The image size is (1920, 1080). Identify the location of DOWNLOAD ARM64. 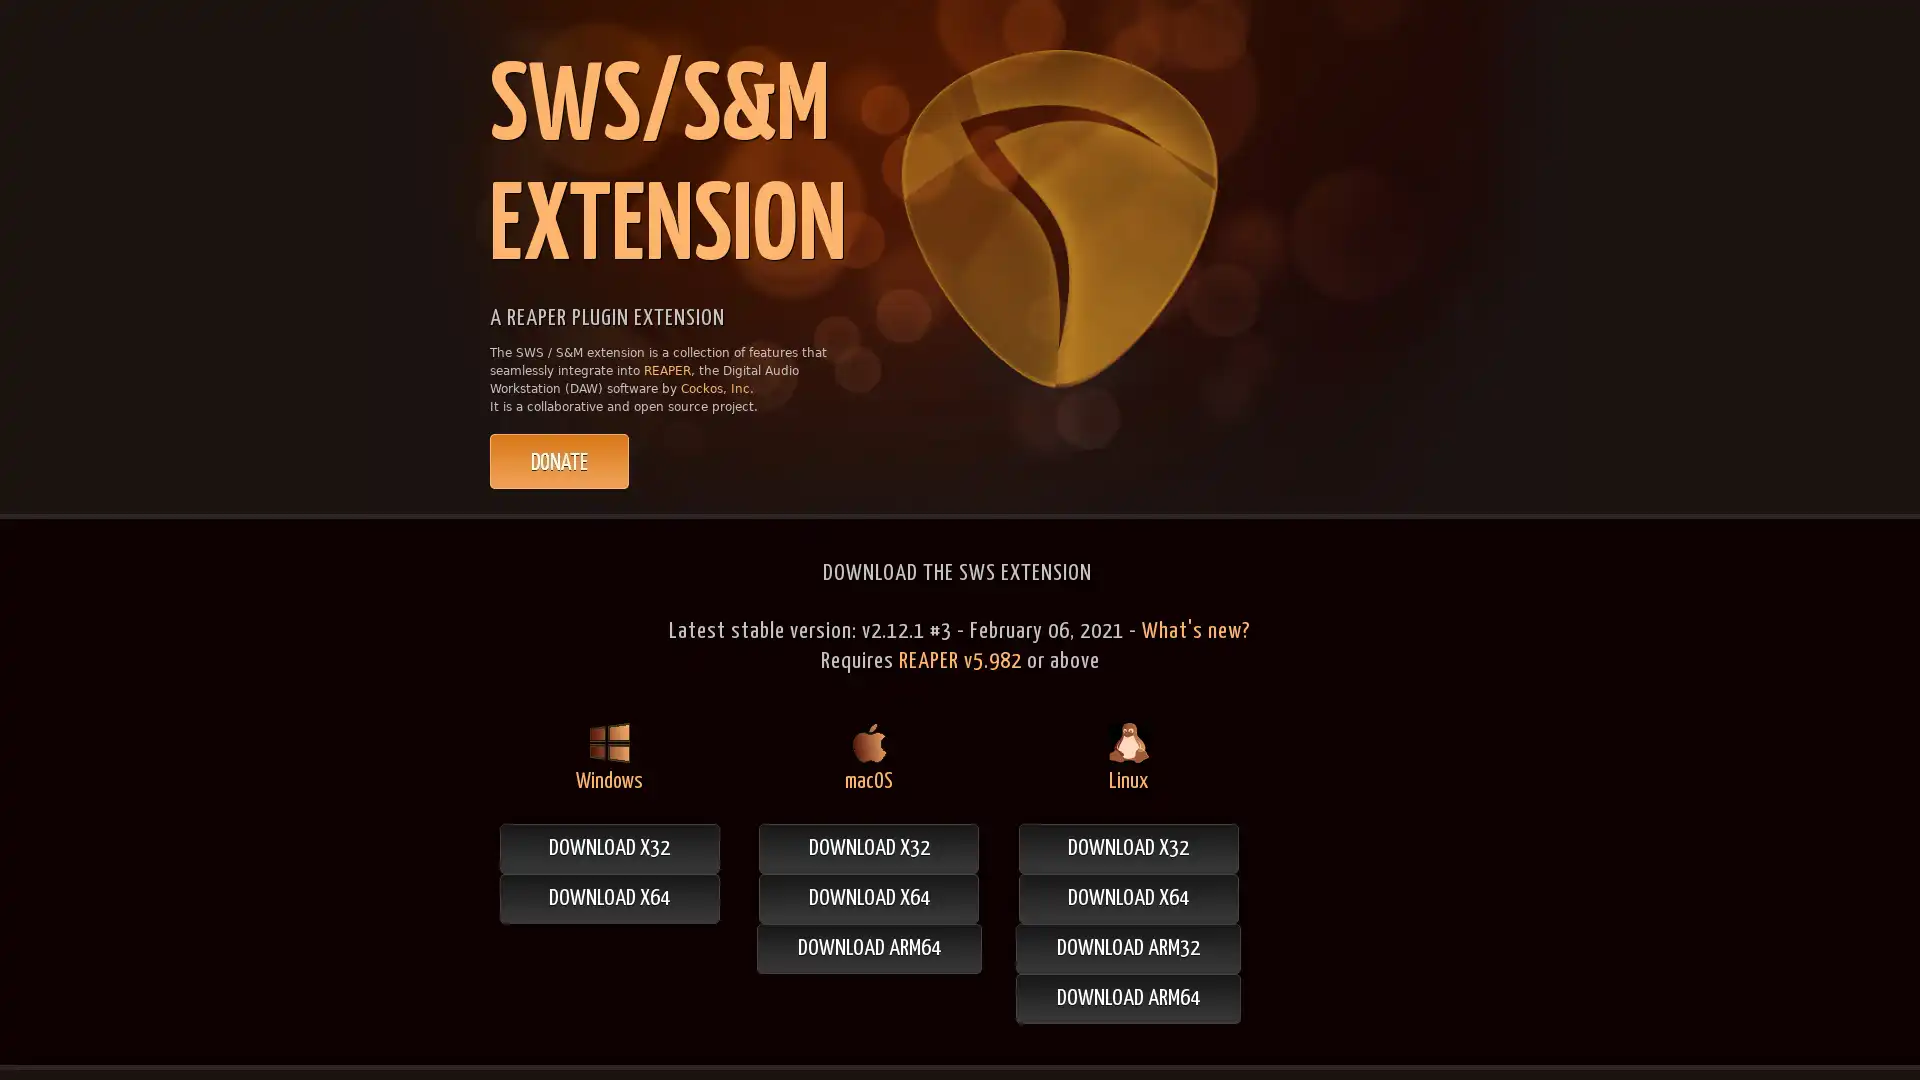
(1278, 999).